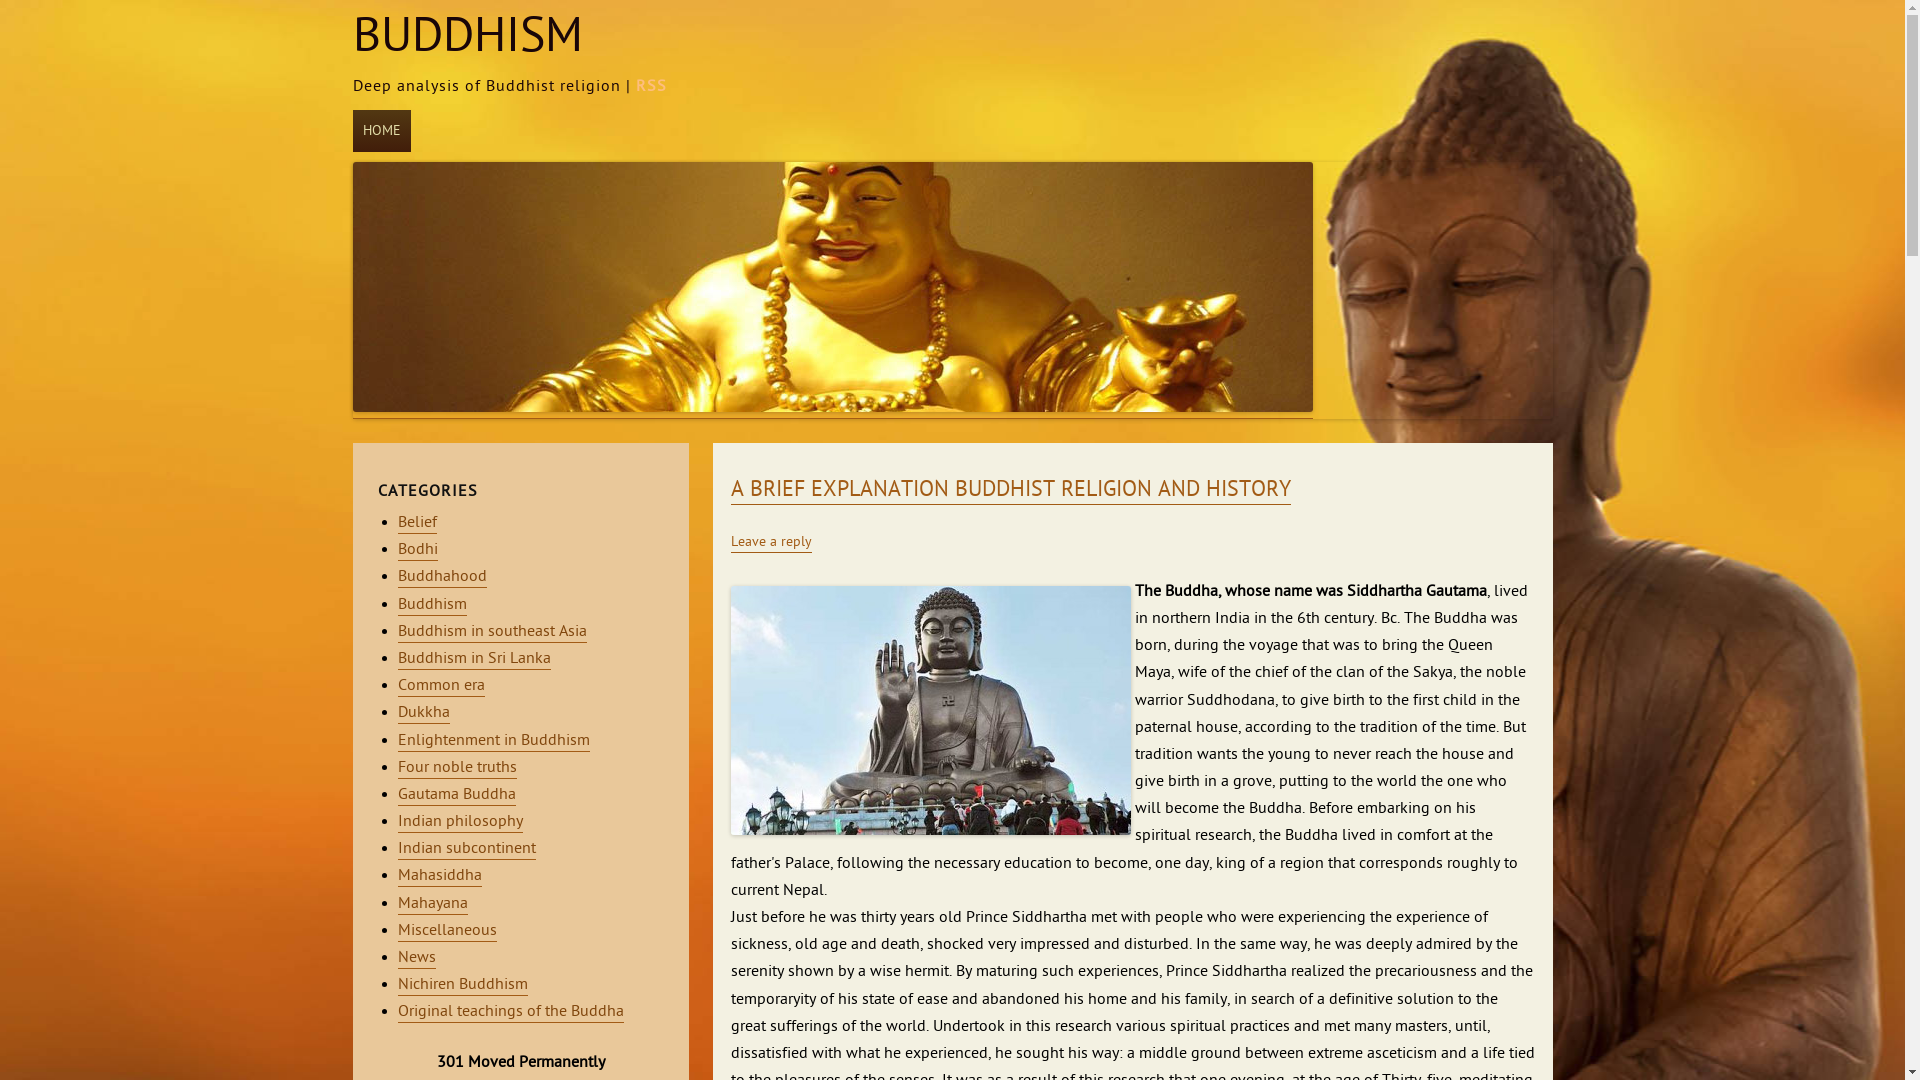 The width and height of the screenshot is (1920, 1080). I want to click on 'Indian philosophy', so click(459, 822).